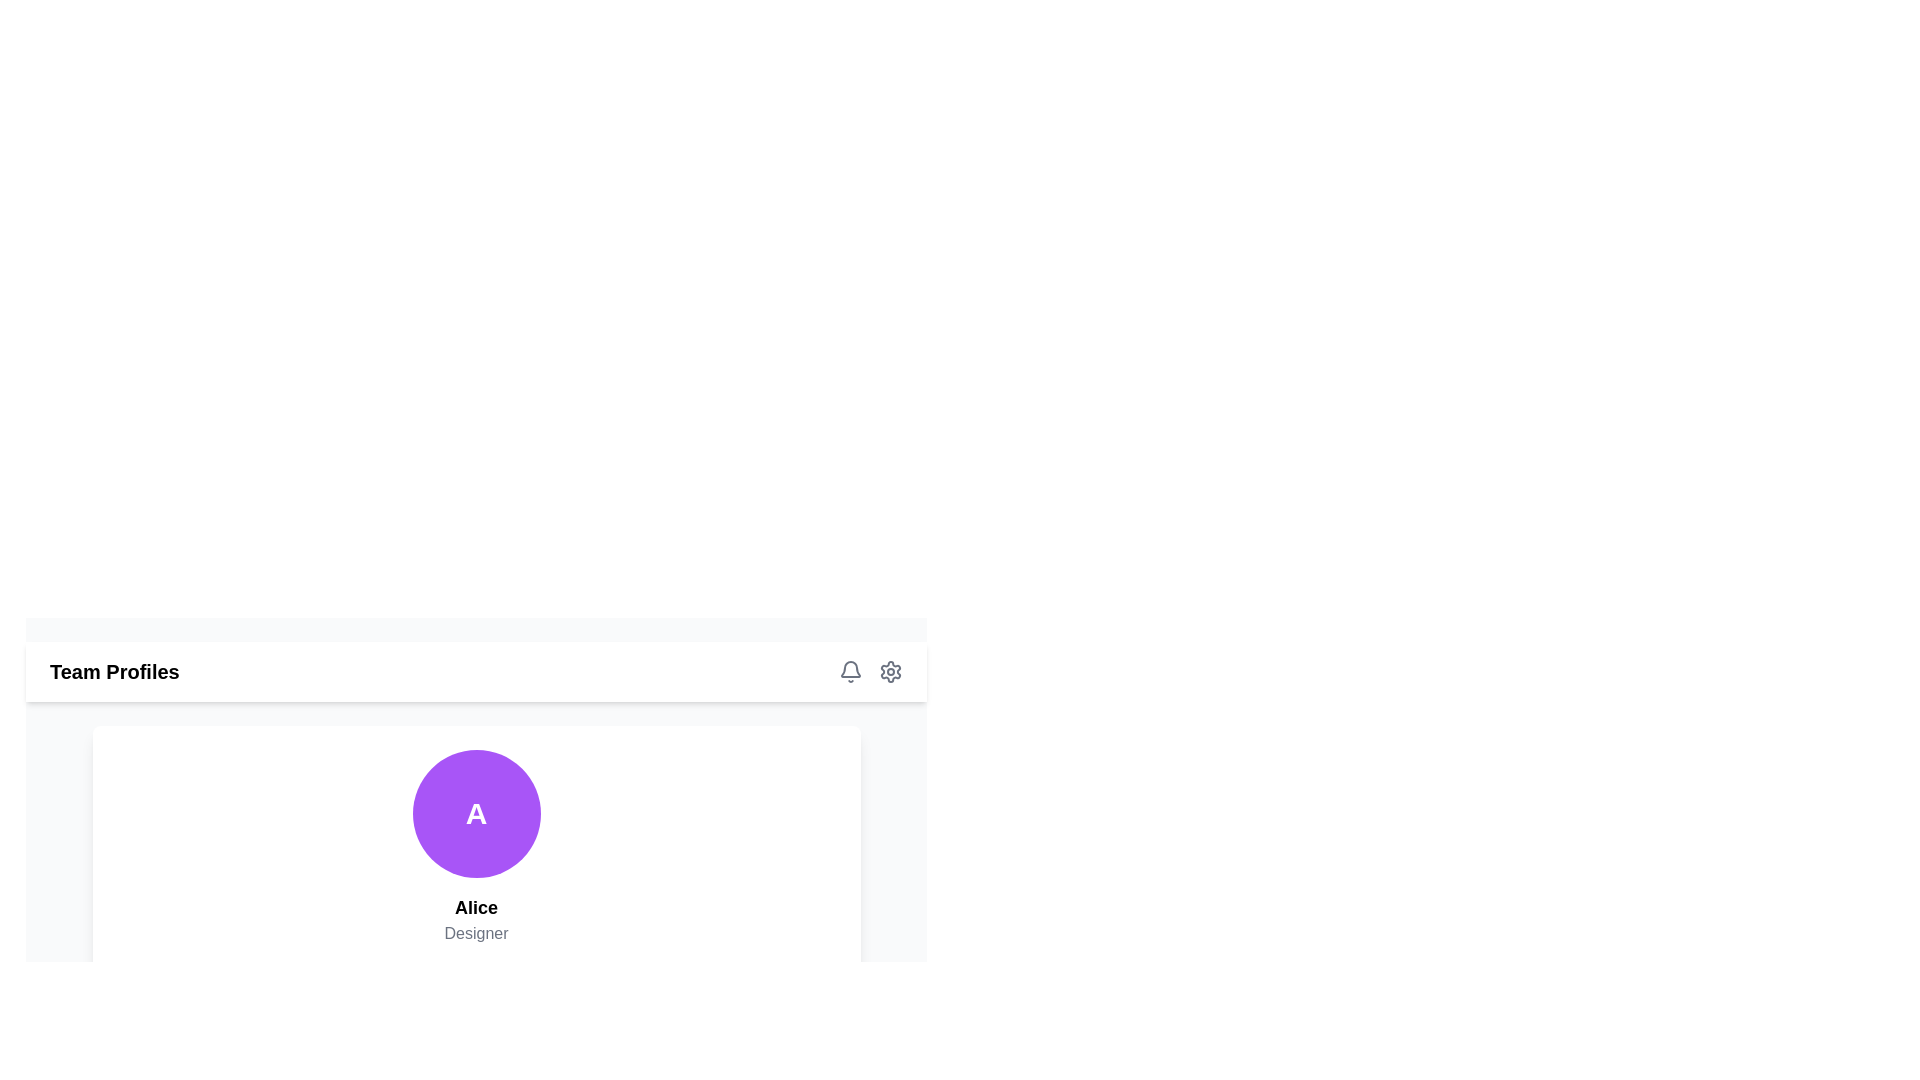 This screenshot has width=1920, height=1080. I want to click on the static text label displaying 'Designer', which is positioned below the 'Alice' text and above the 'Next Profile' button, so click(475, 933).